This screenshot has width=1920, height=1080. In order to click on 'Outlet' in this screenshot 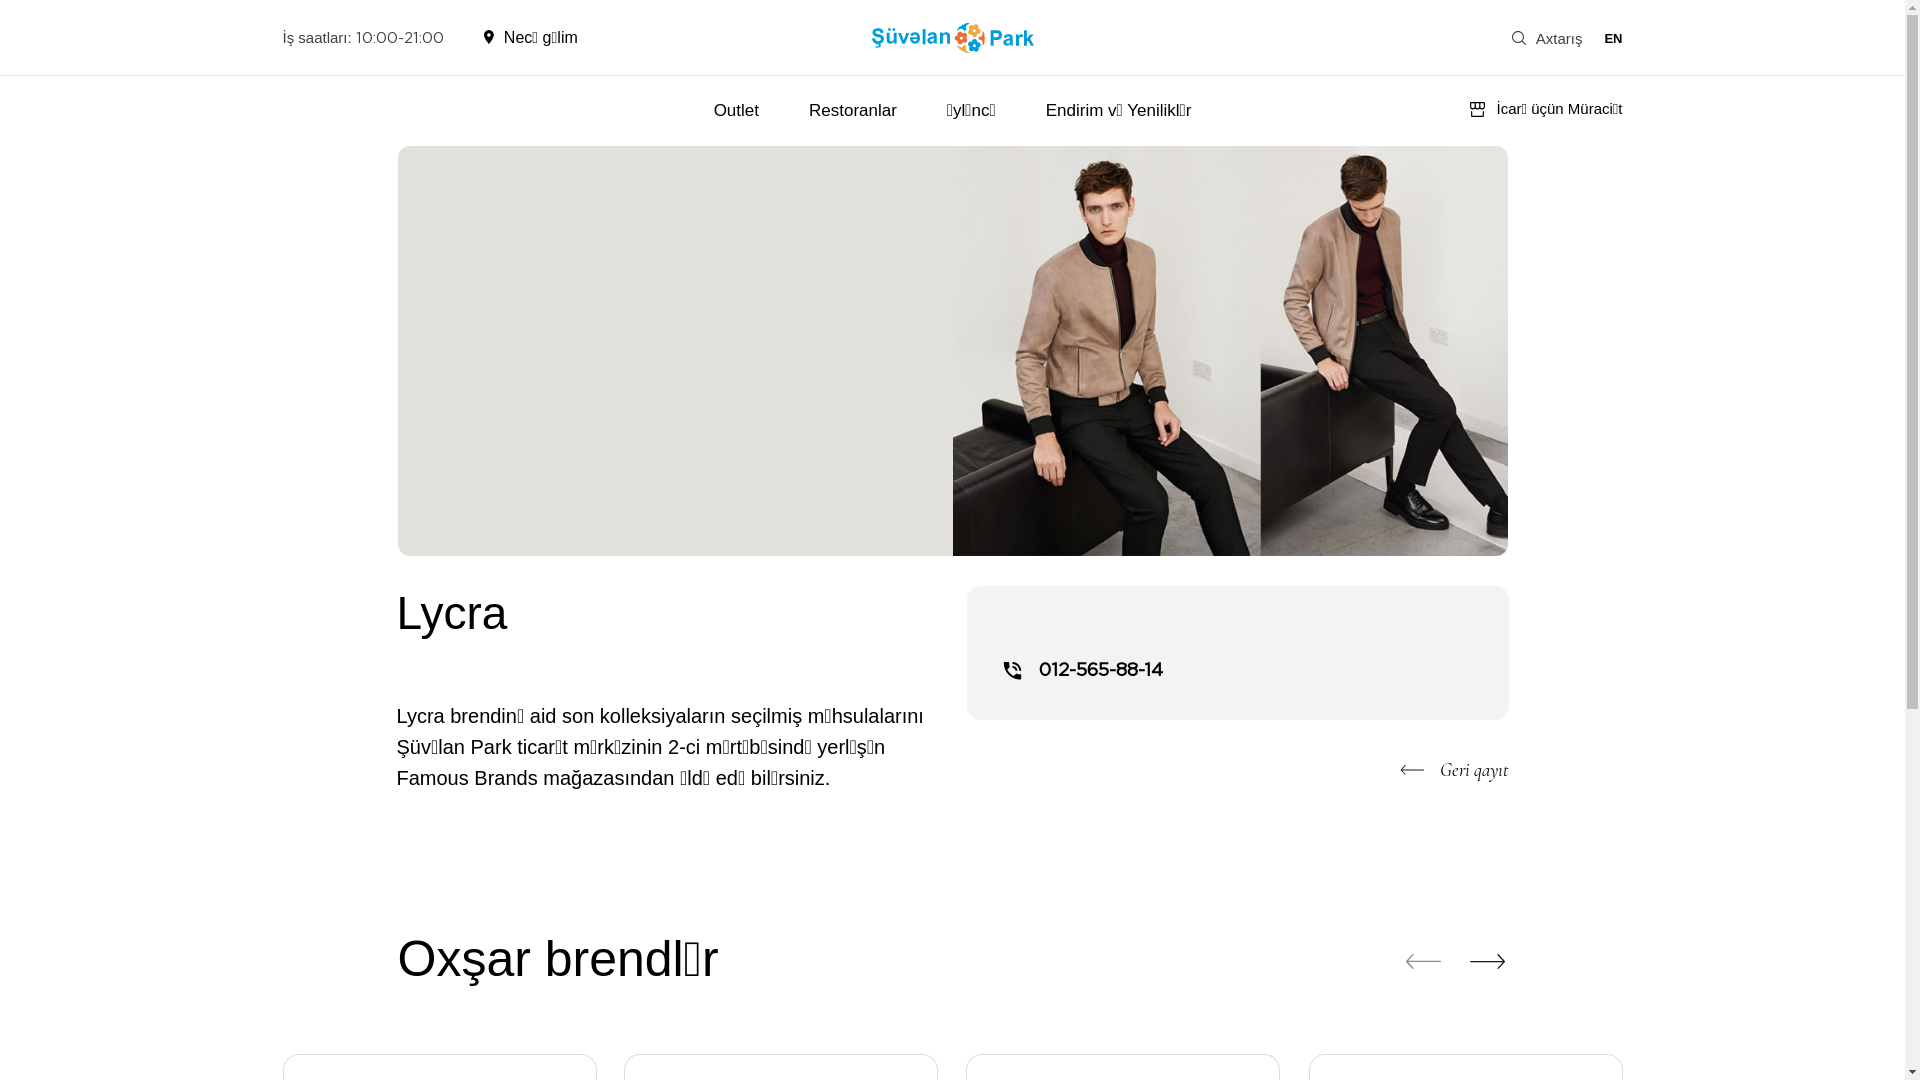, I will do `click(735, 111)`.